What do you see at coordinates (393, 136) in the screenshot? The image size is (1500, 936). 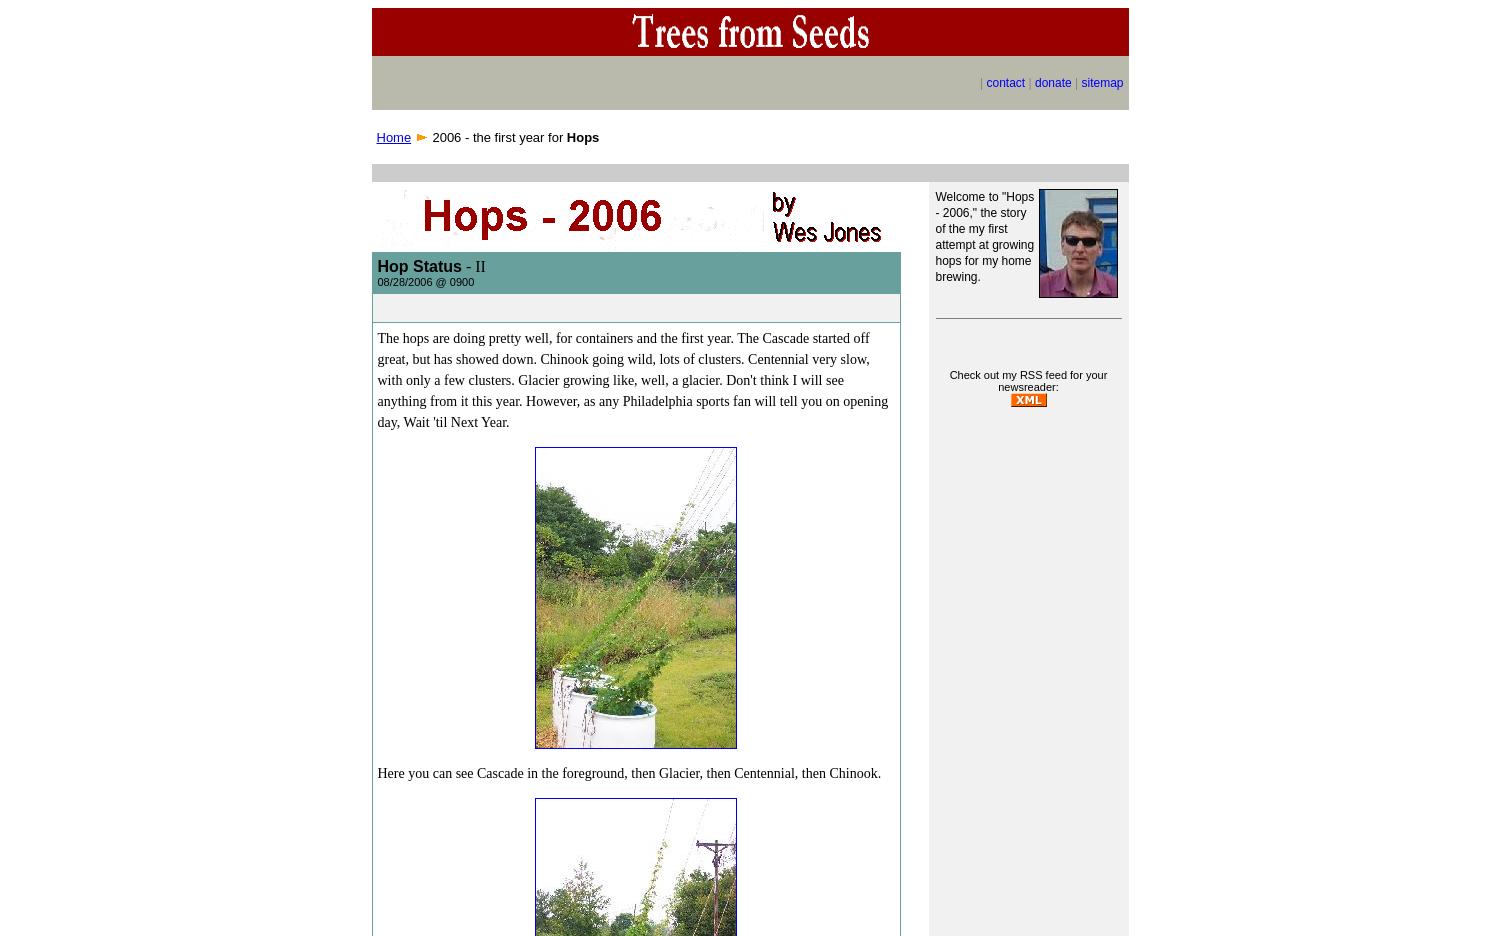 I see `'Home'` at bounding box center [393, 136].